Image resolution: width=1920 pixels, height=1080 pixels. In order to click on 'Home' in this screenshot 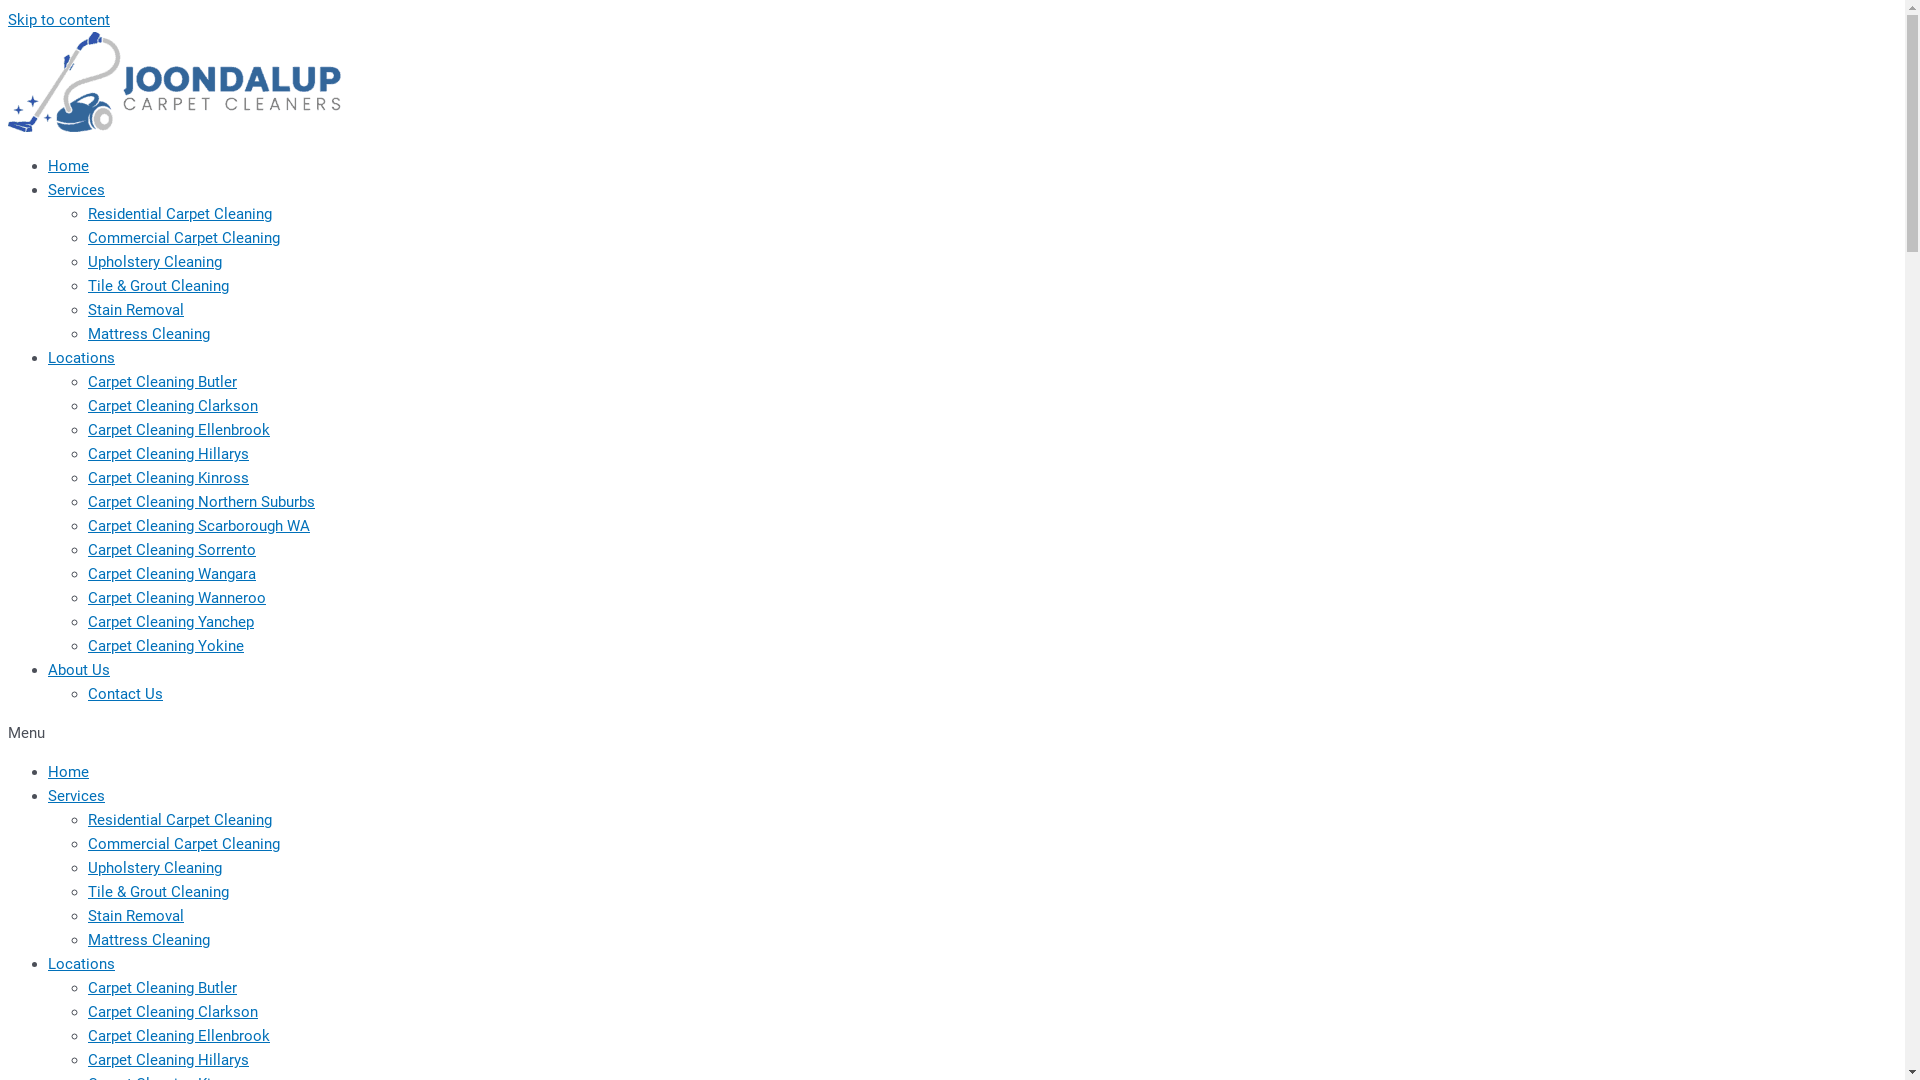, I will do `click(68, 770)`.